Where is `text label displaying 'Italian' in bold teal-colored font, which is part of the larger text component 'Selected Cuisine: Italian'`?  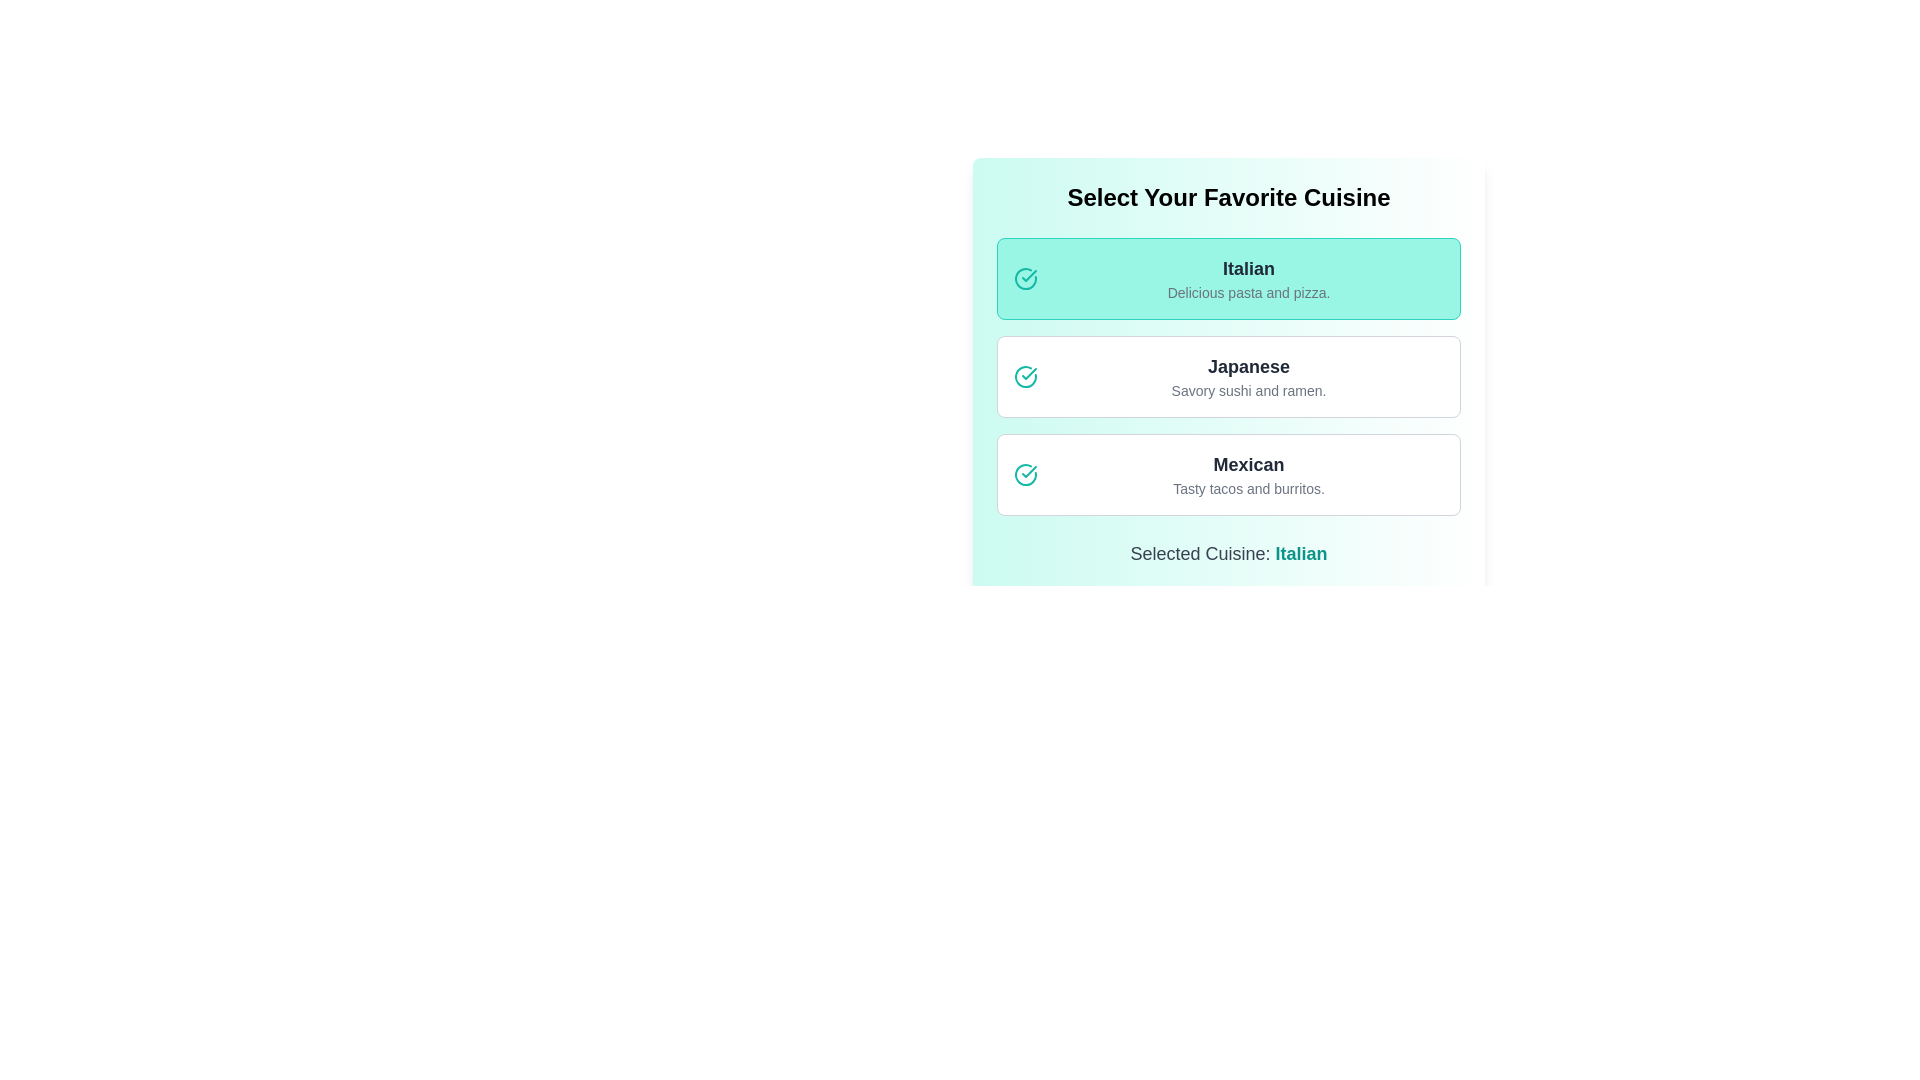
text label displaying 'Italian' in bold teal-colored font, which is part of the larger text component 'Selected Cuisine: Italian' is located at coordinates (1301, 554).